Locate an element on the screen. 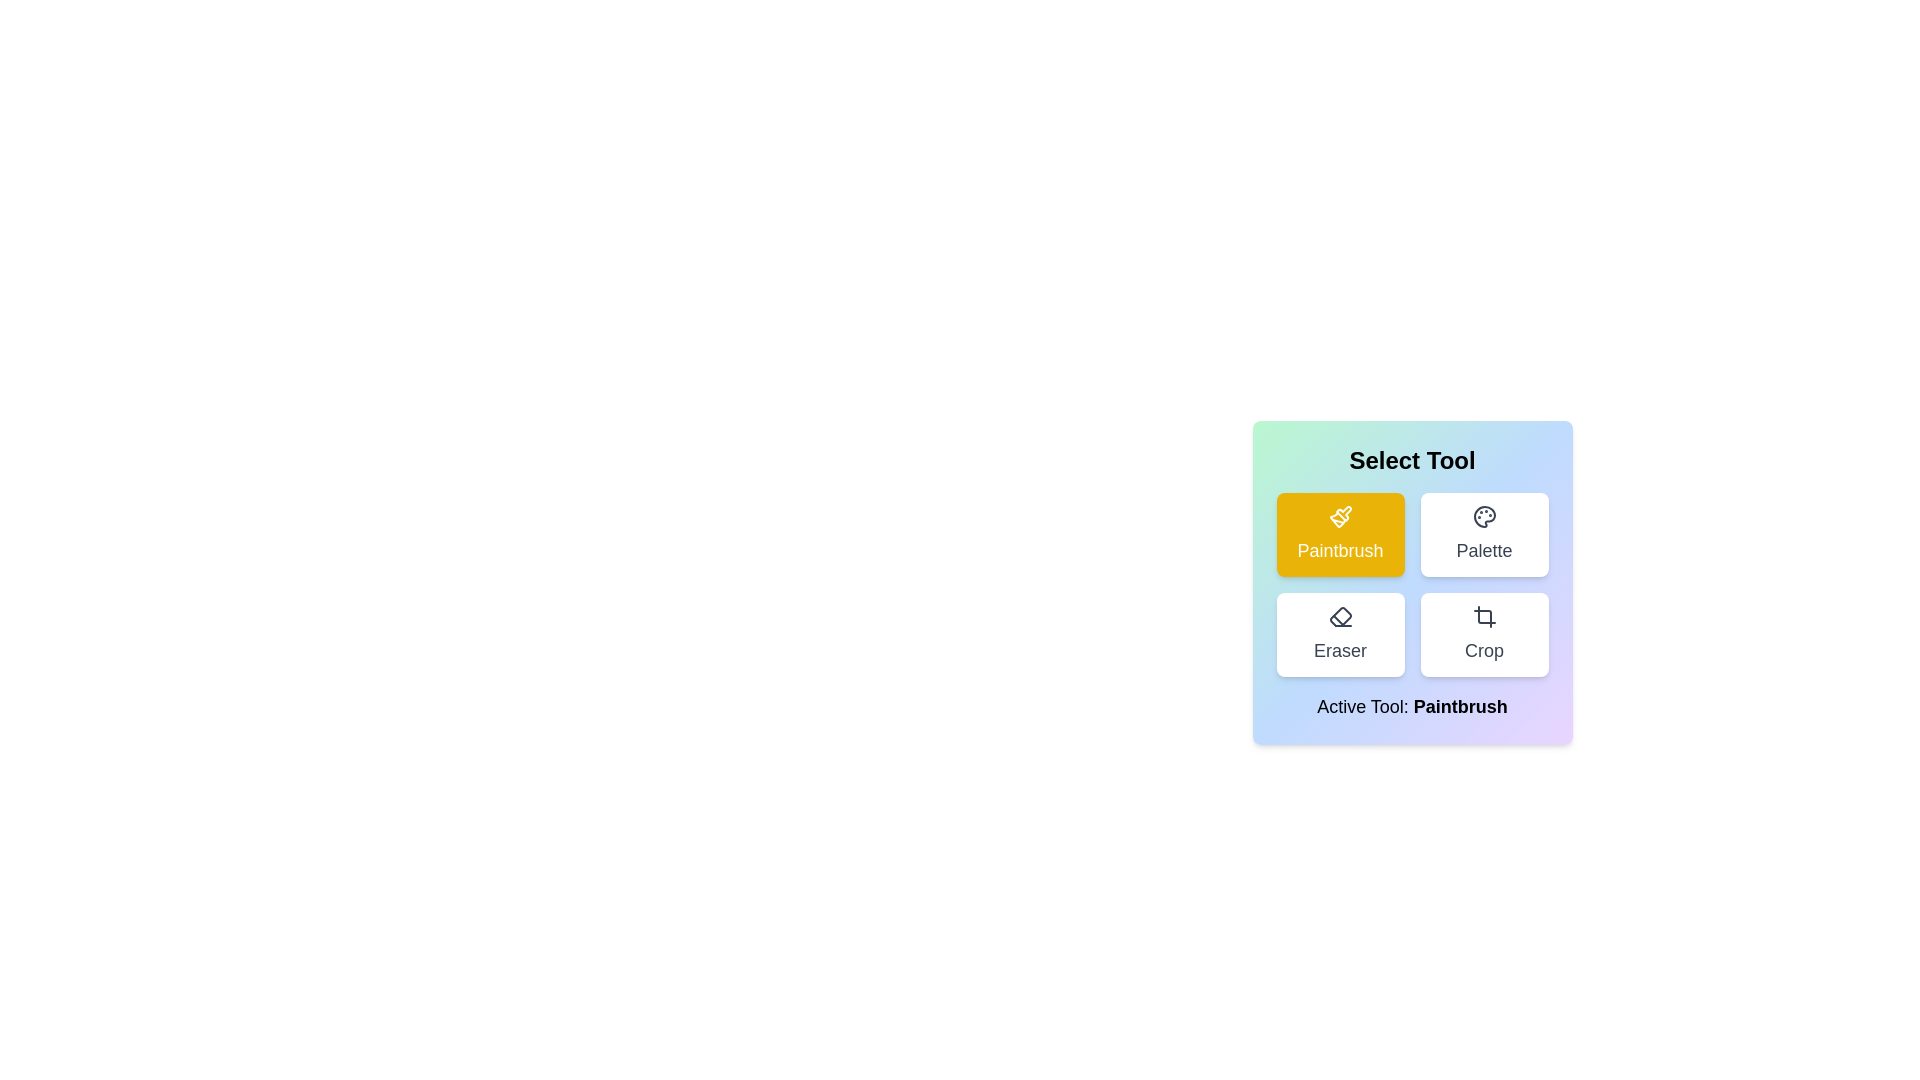 Image resolution: width=1920 pixels, height=1080 pixels. the button corresponding to the tool Paintbrush is located at coordinates (1340, 534).